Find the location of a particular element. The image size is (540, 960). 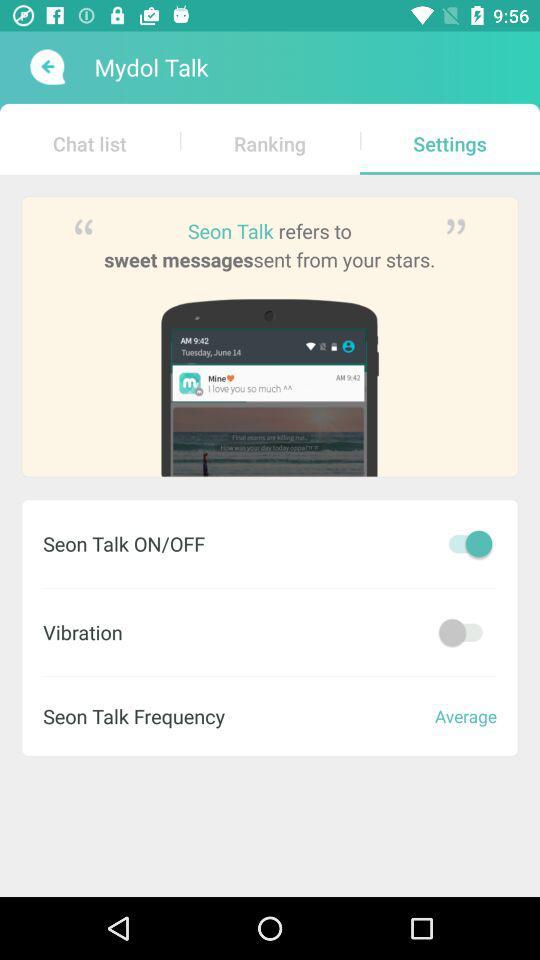

on and off vibration is located at coordinates (465, 631).